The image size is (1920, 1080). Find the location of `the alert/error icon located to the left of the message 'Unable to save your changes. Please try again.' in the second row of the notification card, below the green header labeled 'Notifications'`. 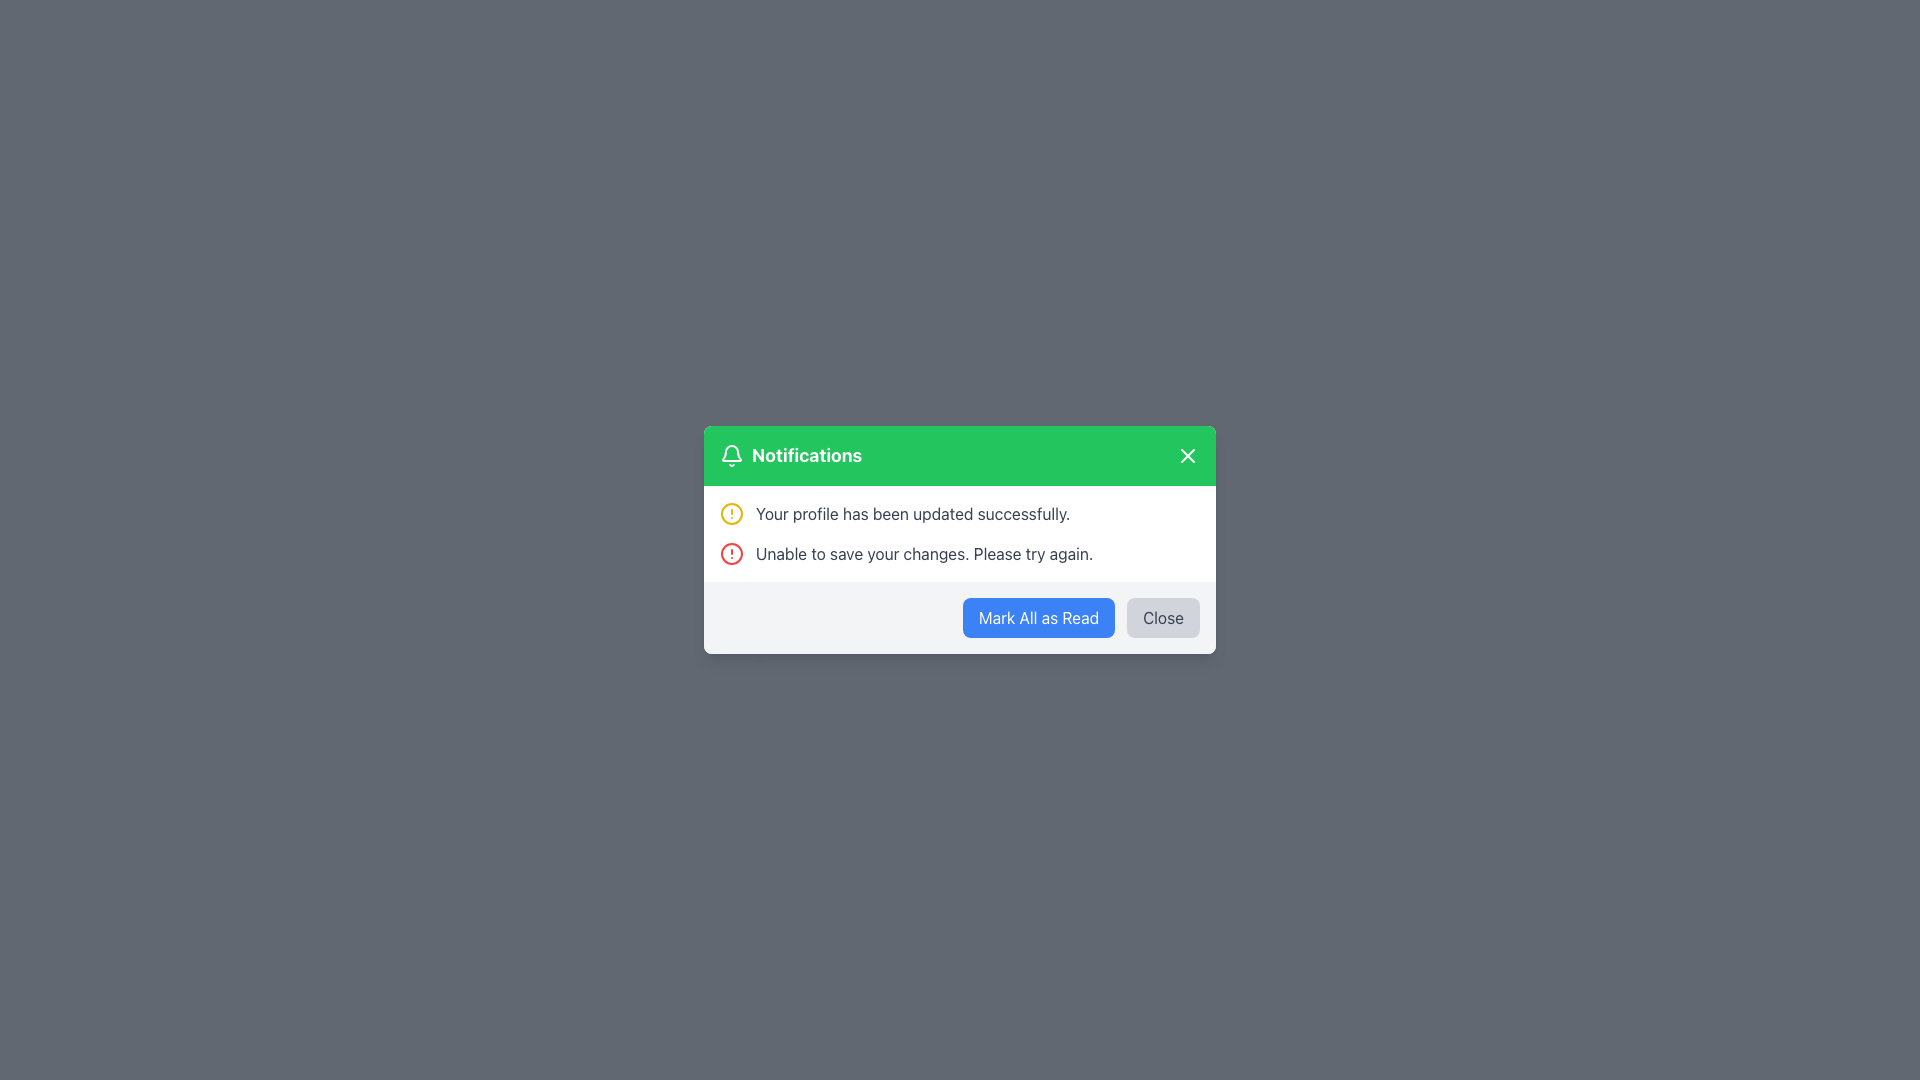

the alert/error icon located to the left of the message 'Unable to save your changes. Please try again.' in the second row of the notification card, below the green header labeled 'Notifications' is located at coordinates (730, 554).